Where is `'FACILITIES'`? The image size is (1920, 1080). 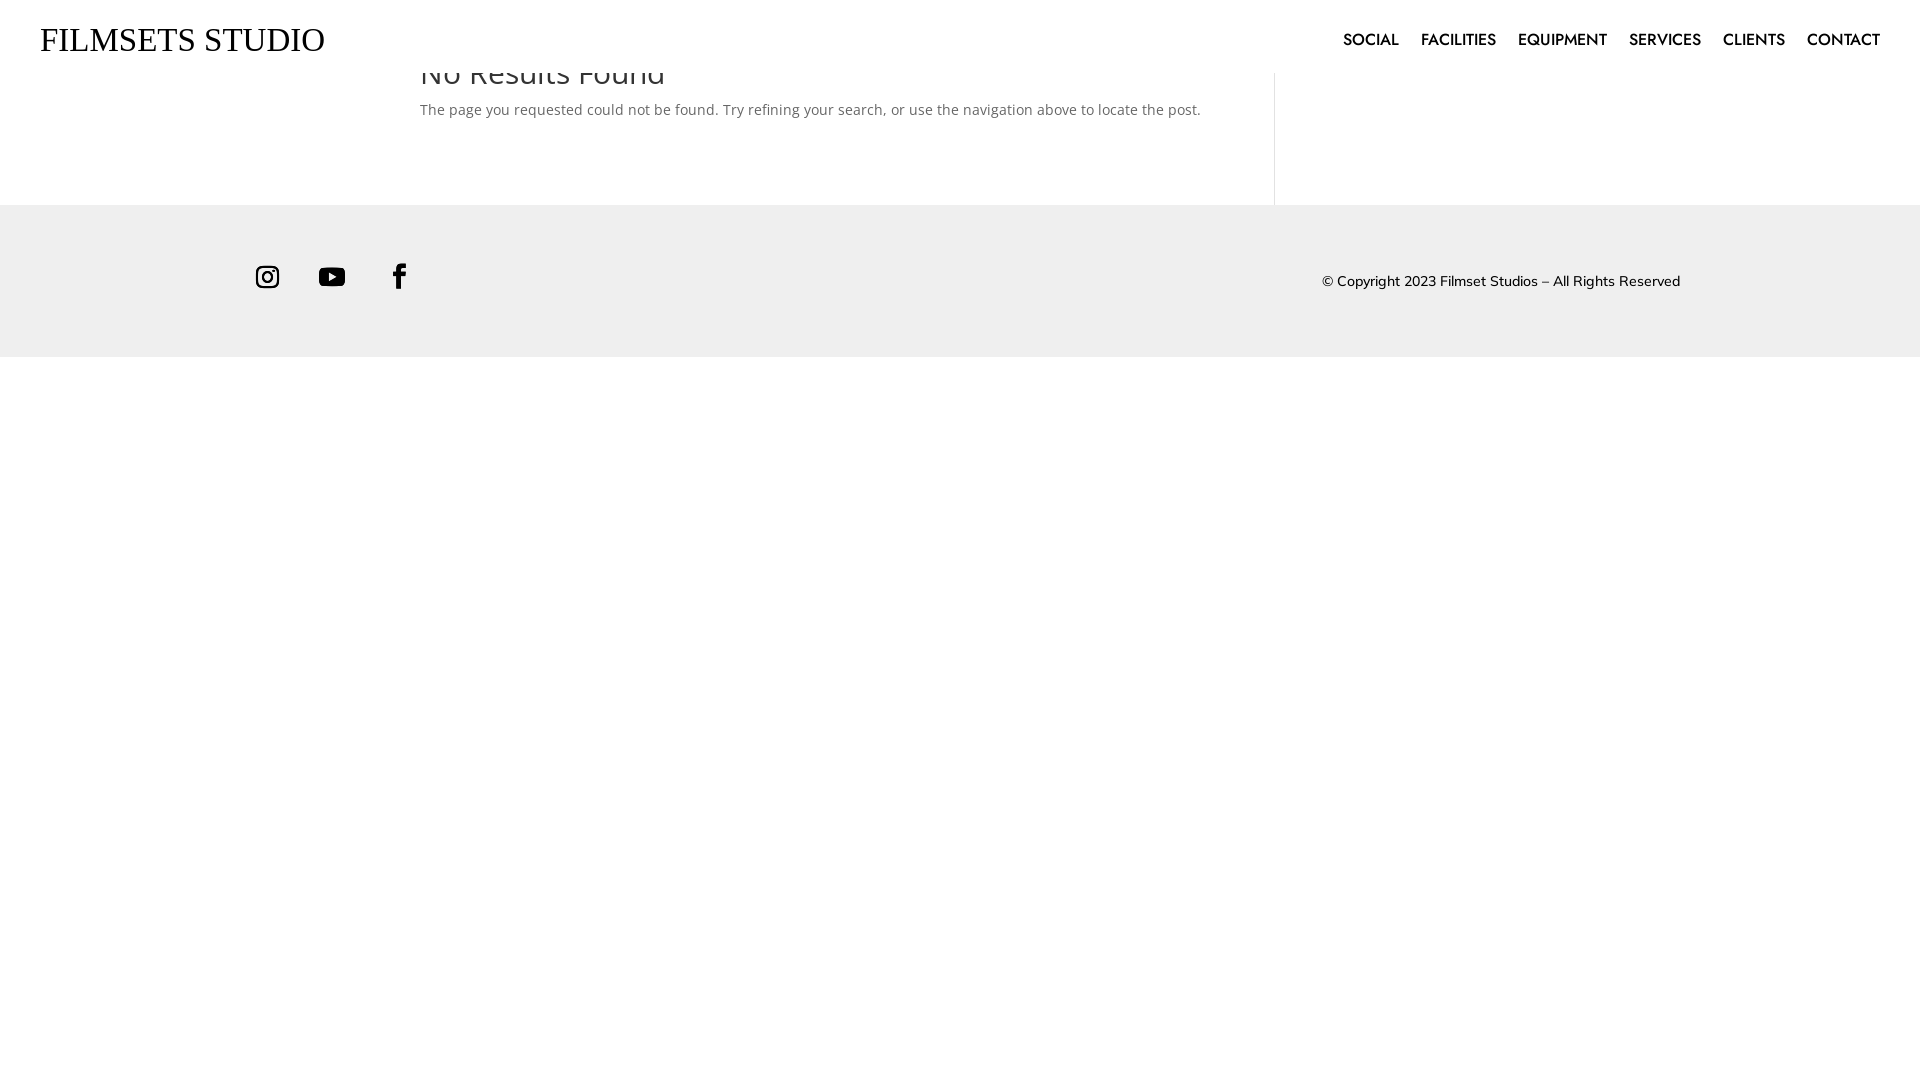
'FACILITIES' is located at coordinates (1419, 43).